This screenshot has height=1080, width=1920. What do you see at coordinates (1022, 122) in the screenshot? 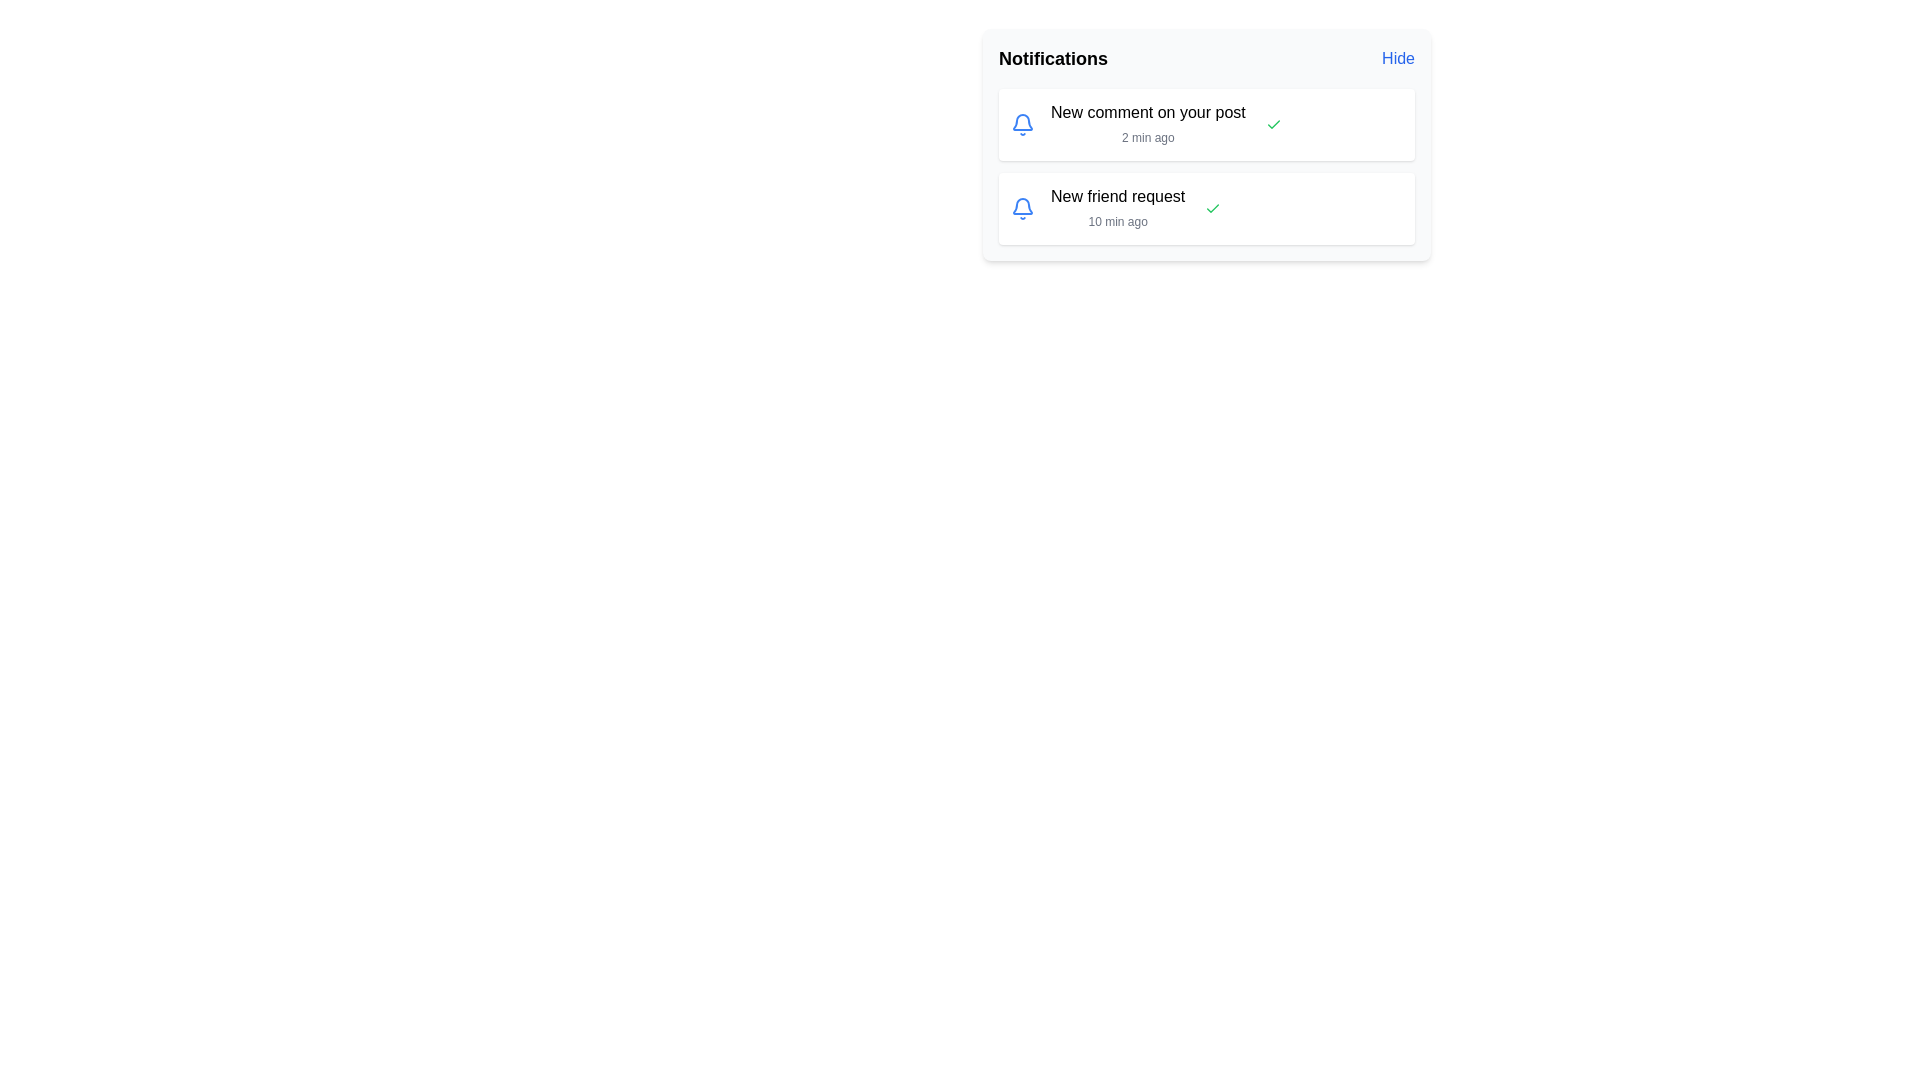
I see `the upper part of the bell icon representing a friend request notification in the Notifications panel` at bounding box center [1022, 122].